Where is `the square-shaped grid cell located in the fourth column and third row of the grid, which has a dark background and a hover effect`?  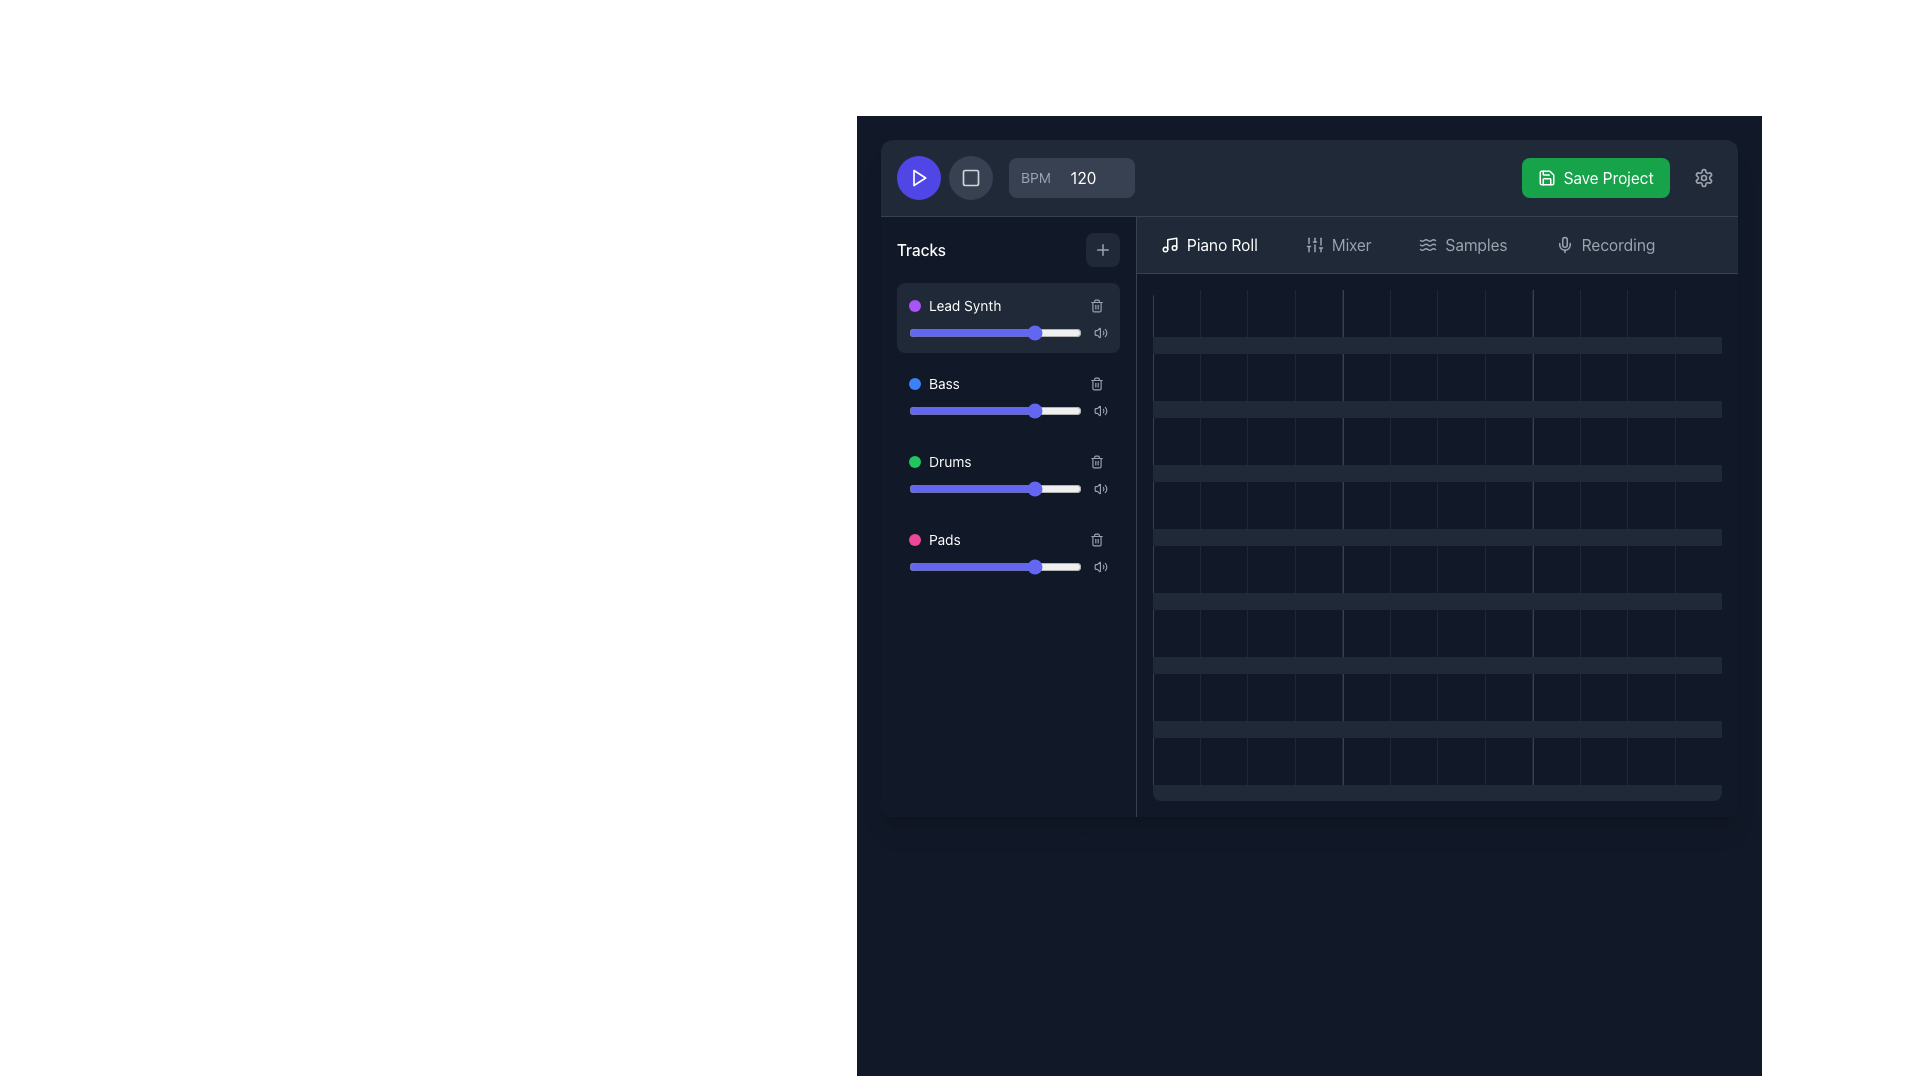 the square-shaped grid cell located in the fourth column and third row of the grid, which has a dark background and a hover effect is located at coordinates (1318, 440).